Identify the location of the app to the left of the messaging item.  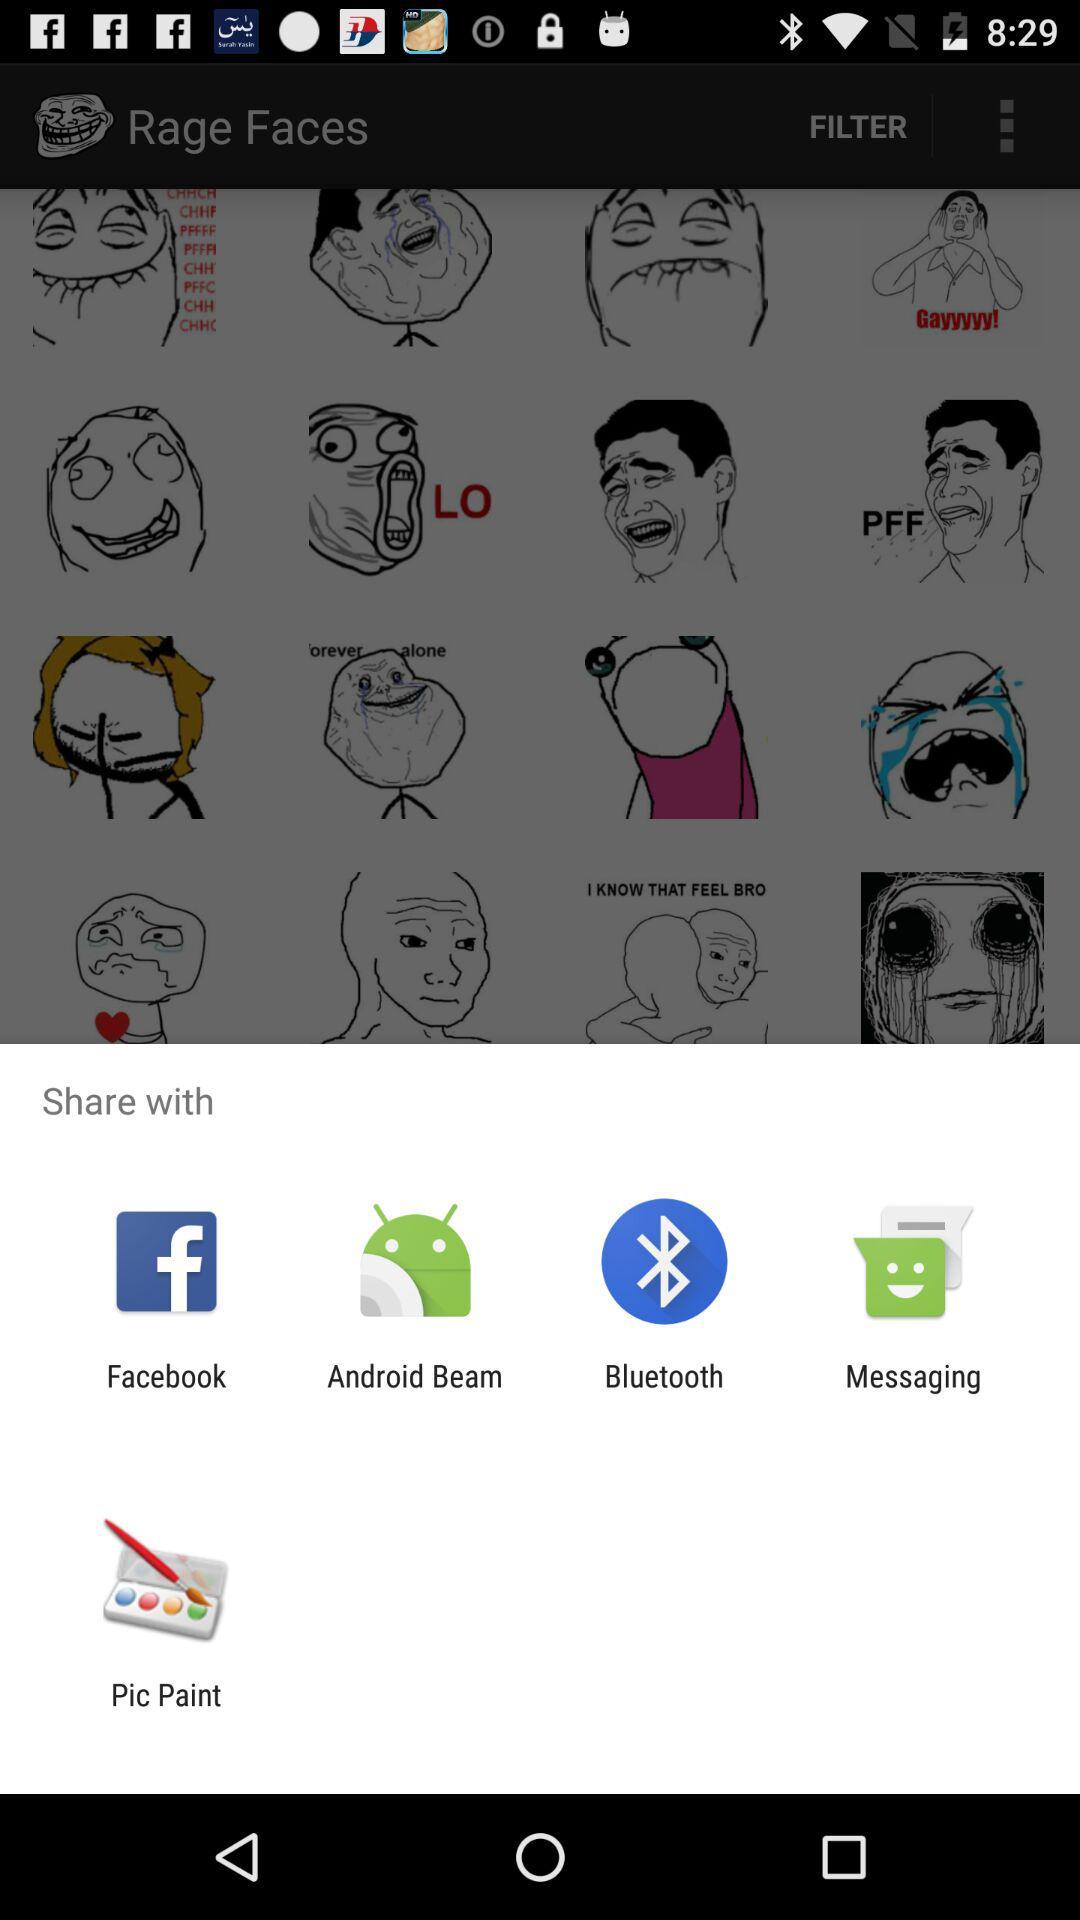
(664, 1392).